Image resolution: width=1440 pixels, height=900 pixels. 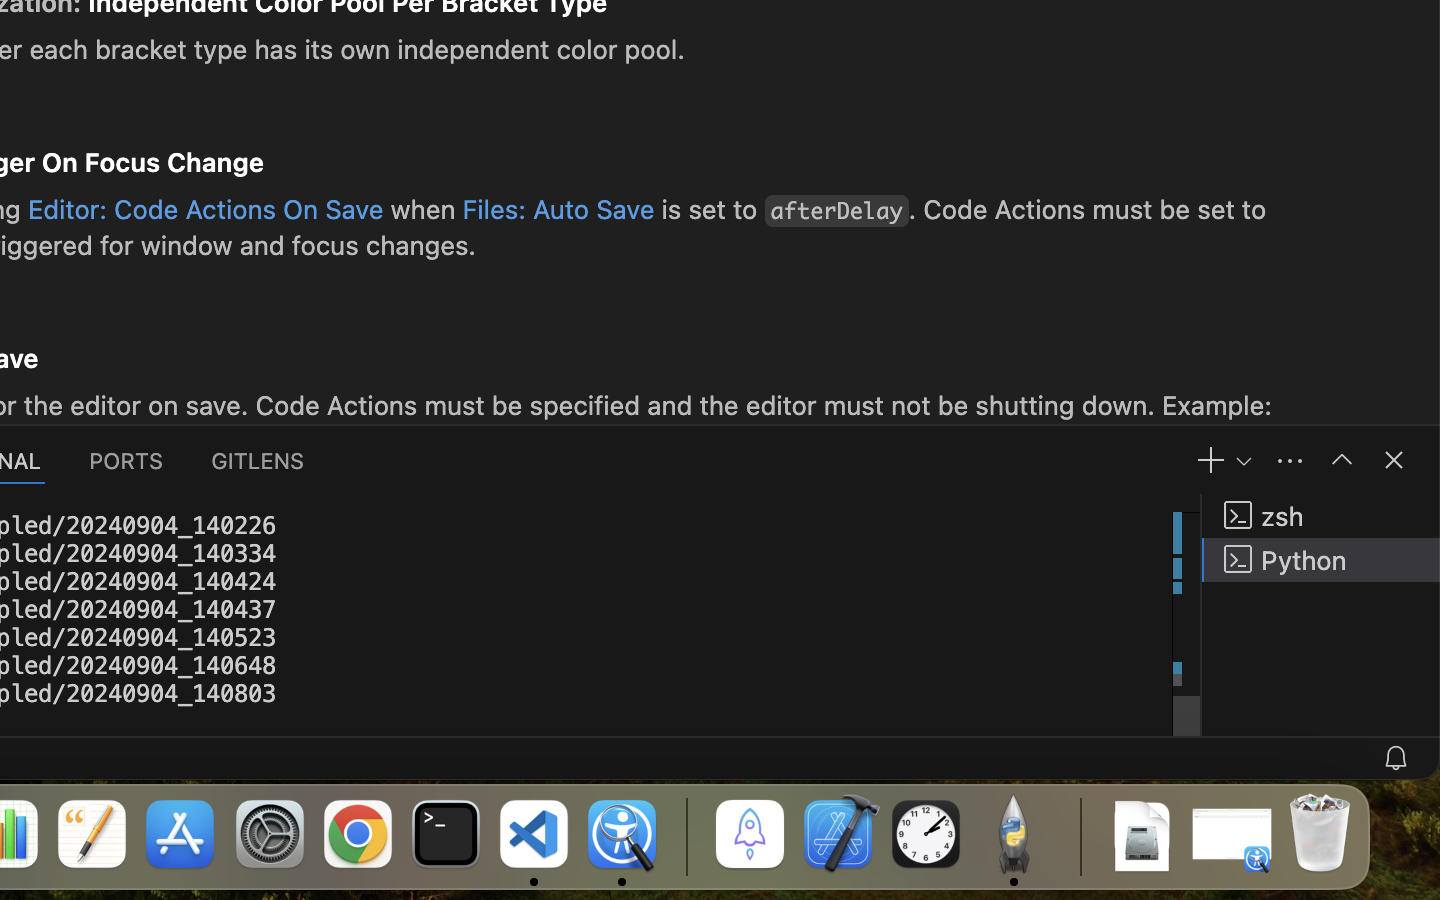 I want to click on '', so click(x=1340, y=458).